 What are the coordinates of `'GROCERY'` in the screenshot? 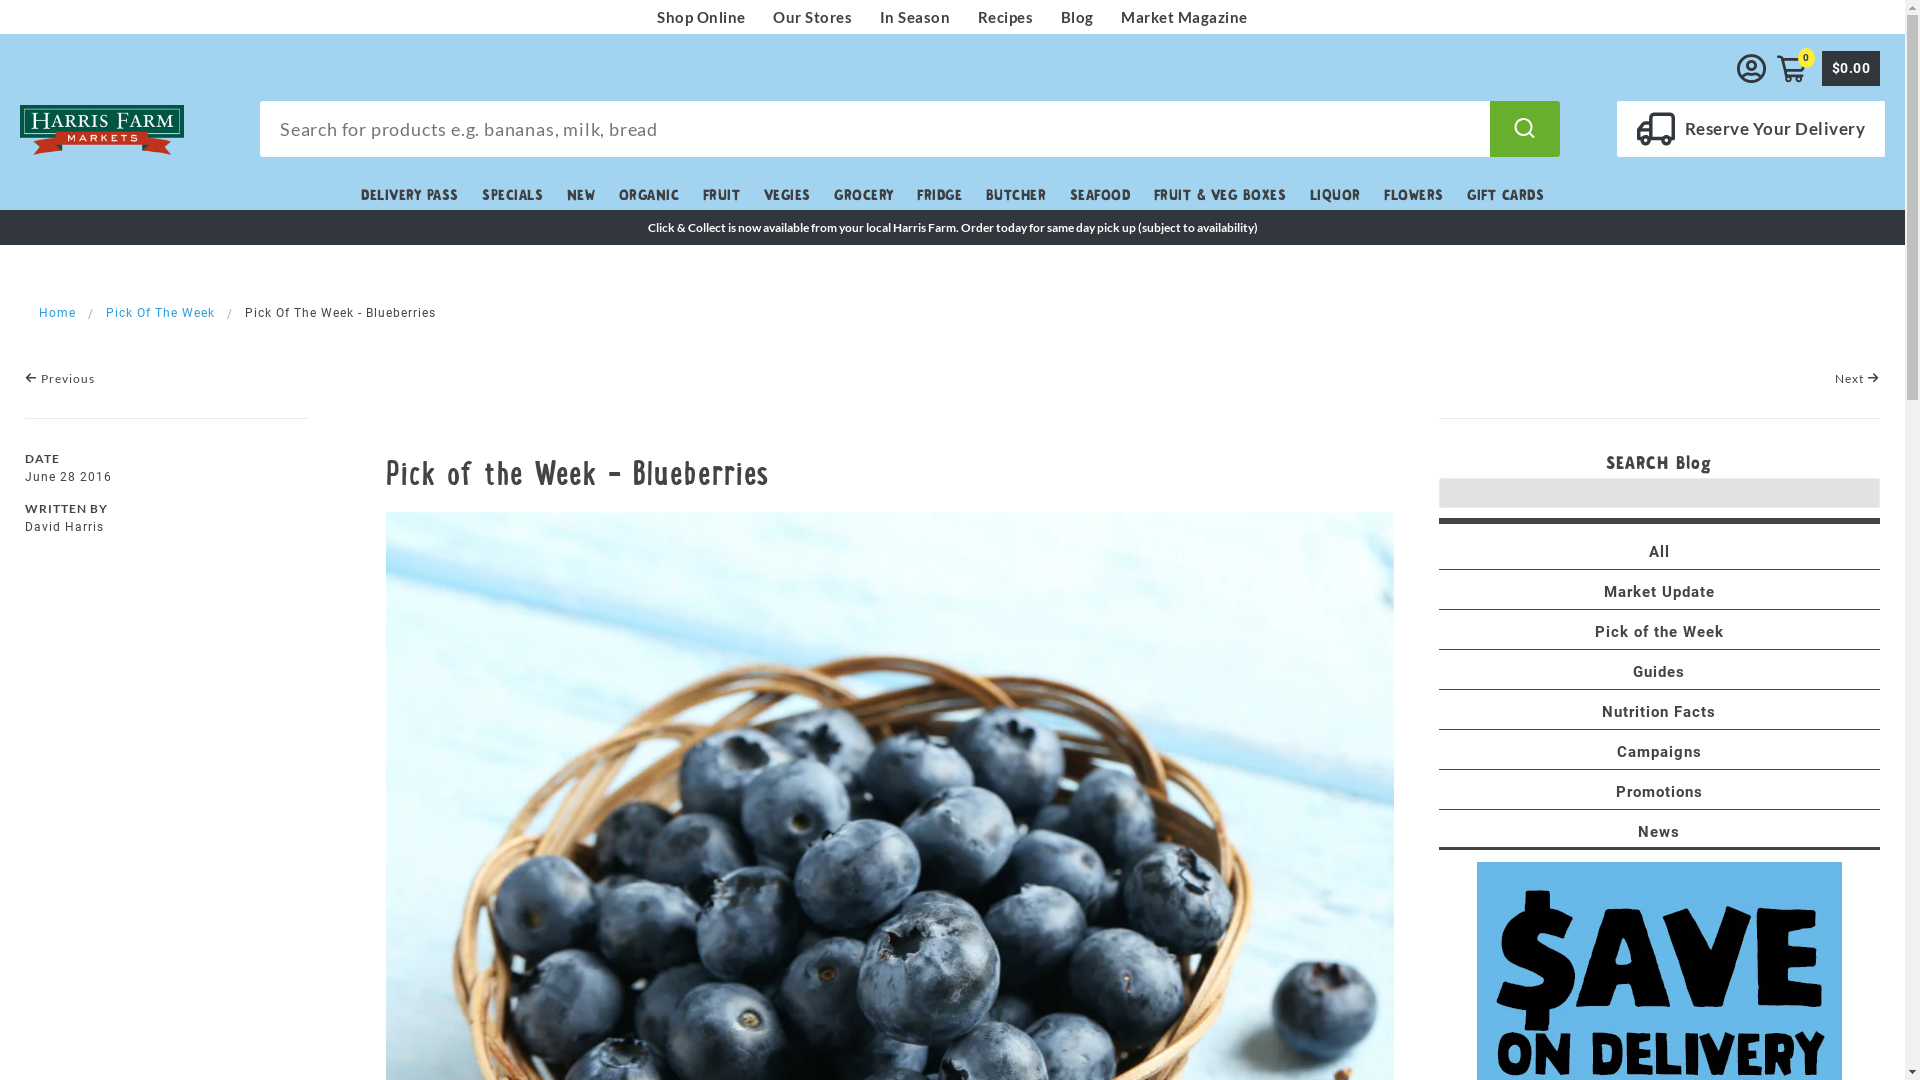 It's located at (864, 195).